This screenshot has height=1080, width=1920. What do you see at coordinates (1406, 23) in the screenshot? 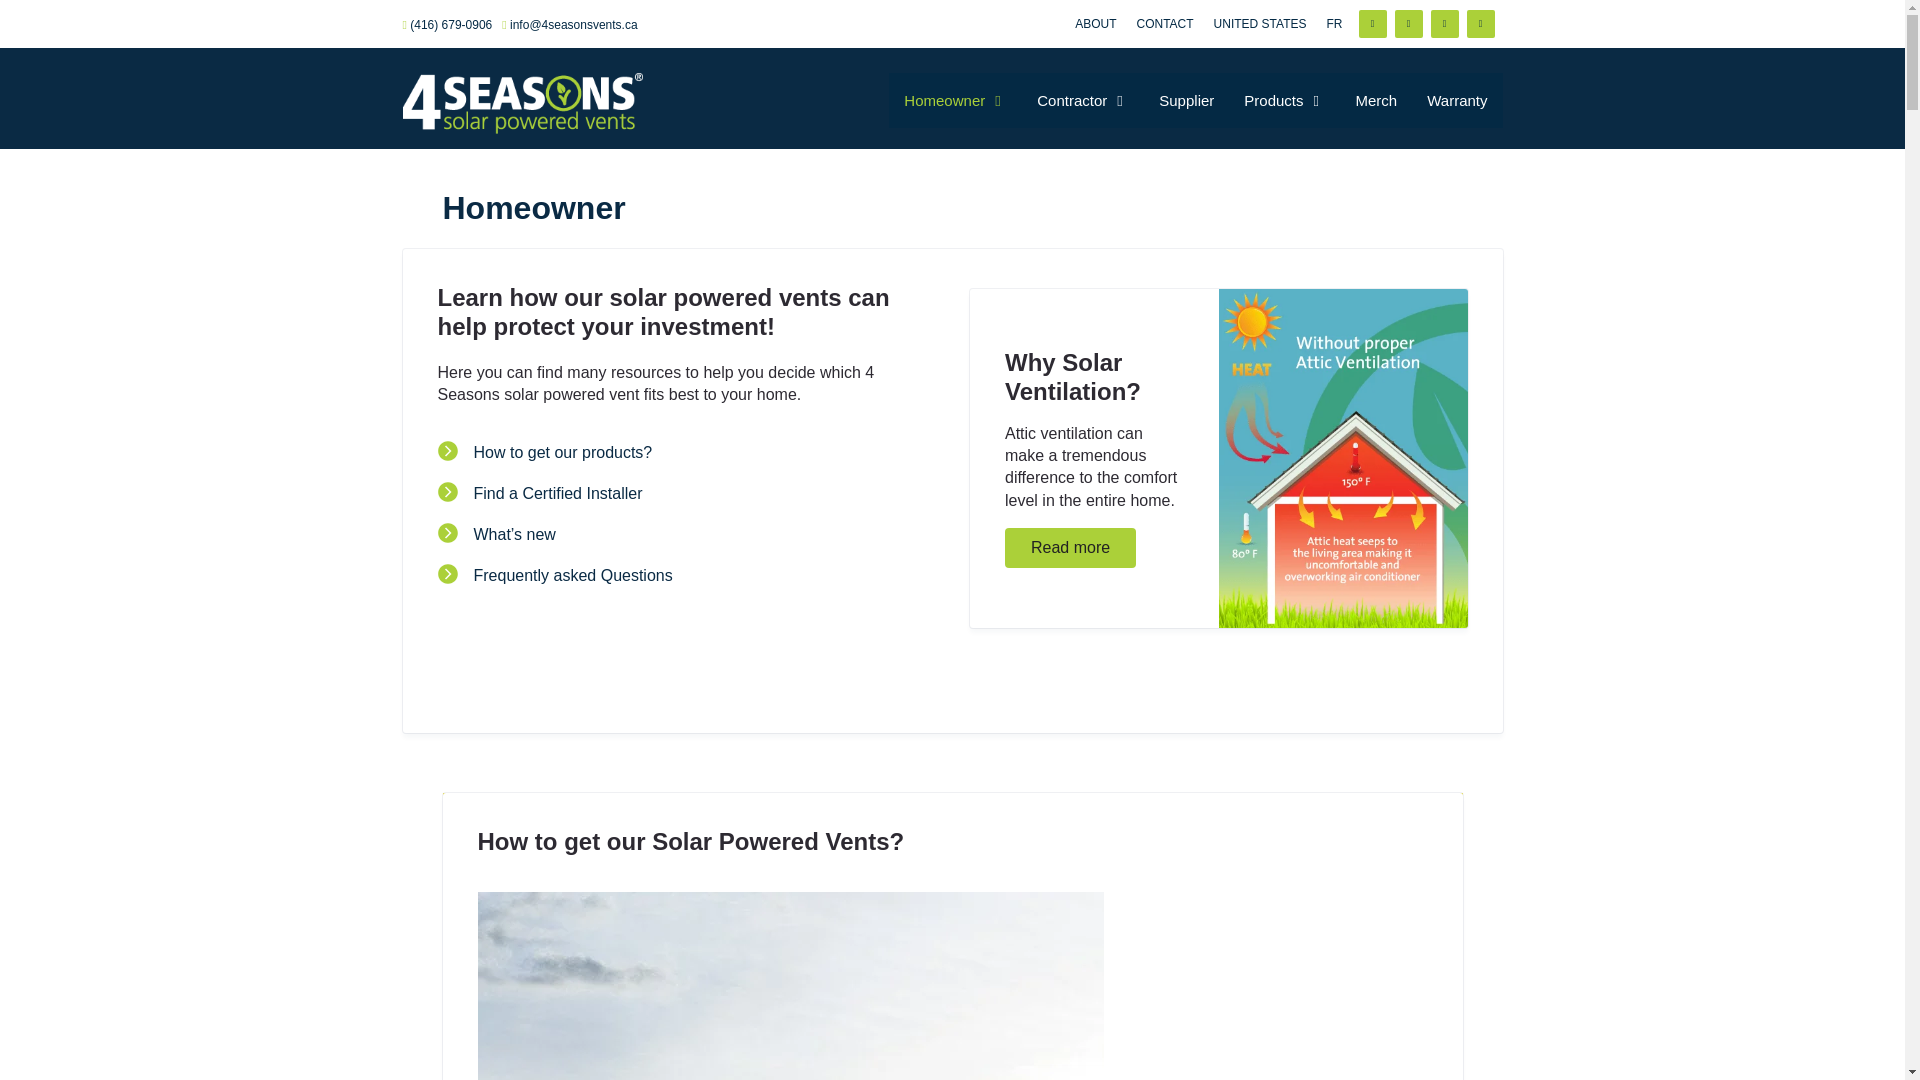
I see `'Twitter'` at bounding box center [1406, 23].